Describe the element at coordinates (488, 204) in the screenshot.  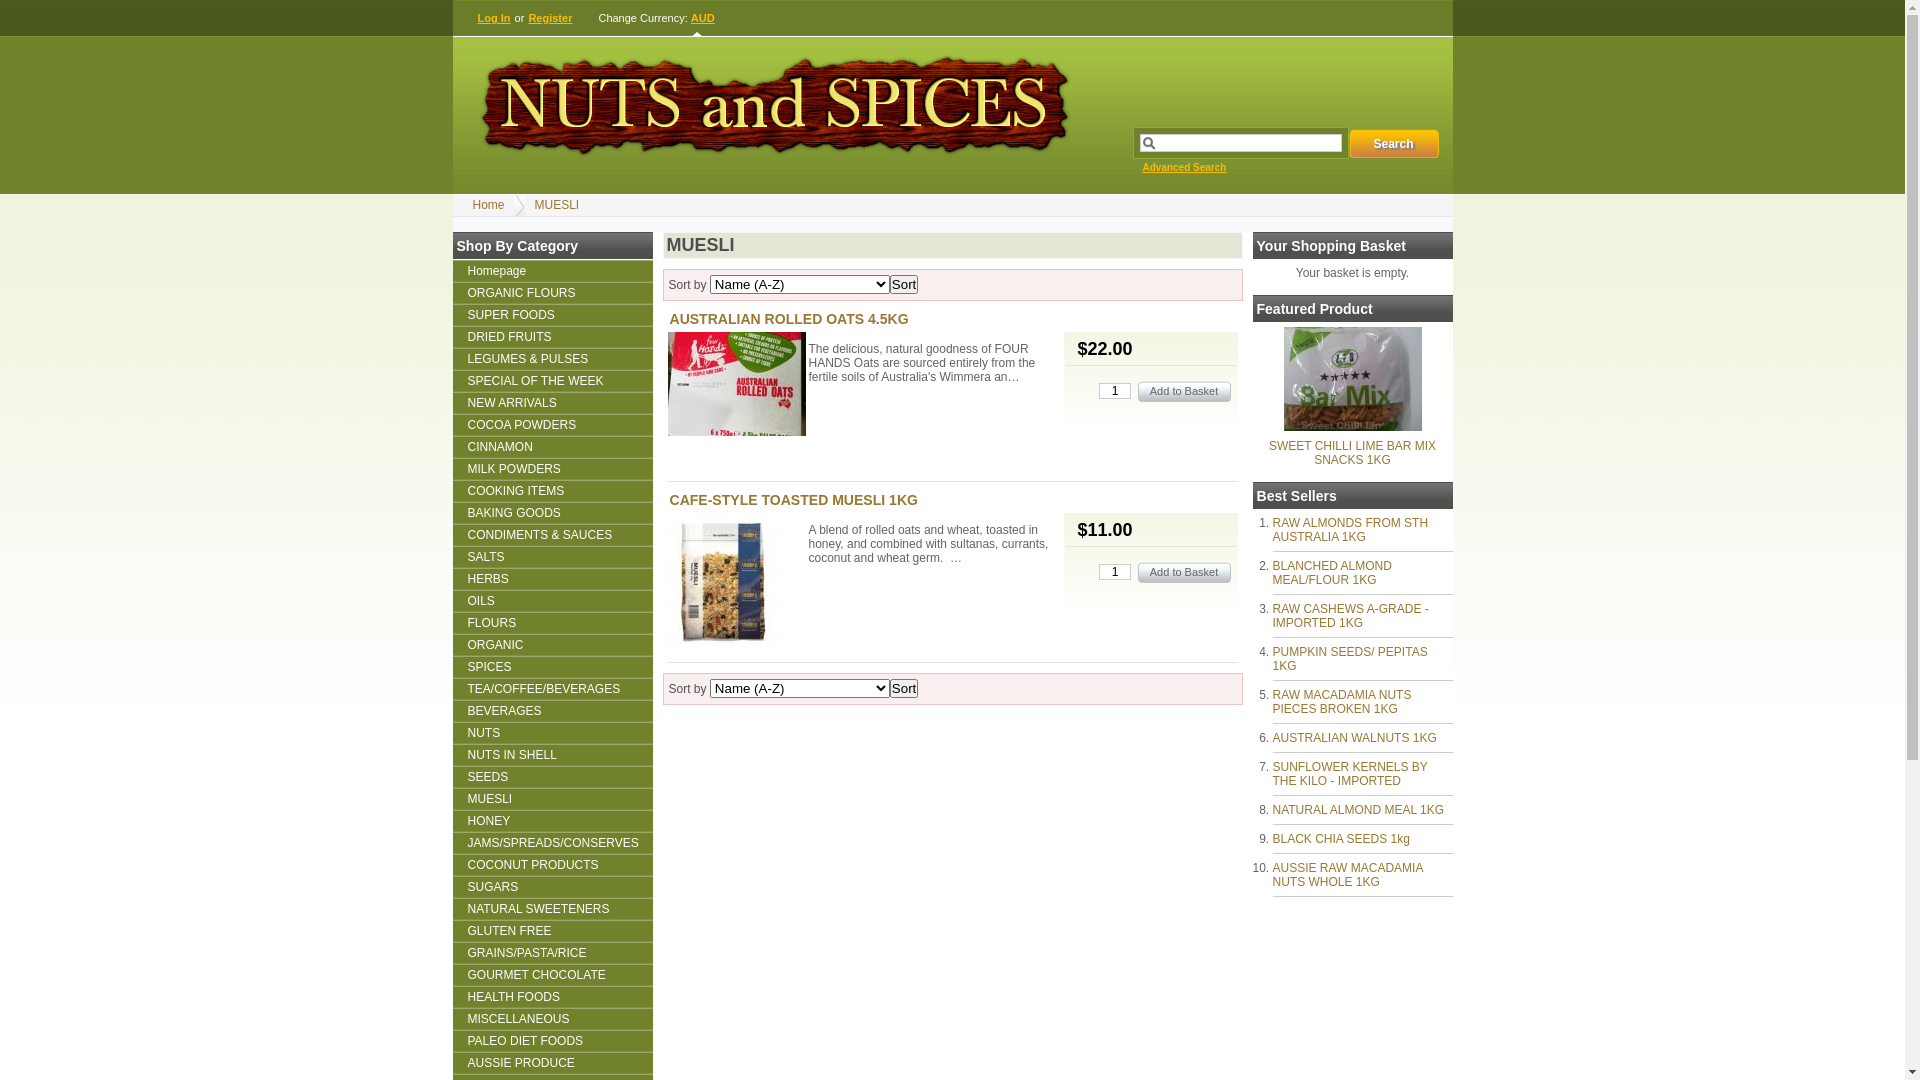
I see `'Home'` at that location.